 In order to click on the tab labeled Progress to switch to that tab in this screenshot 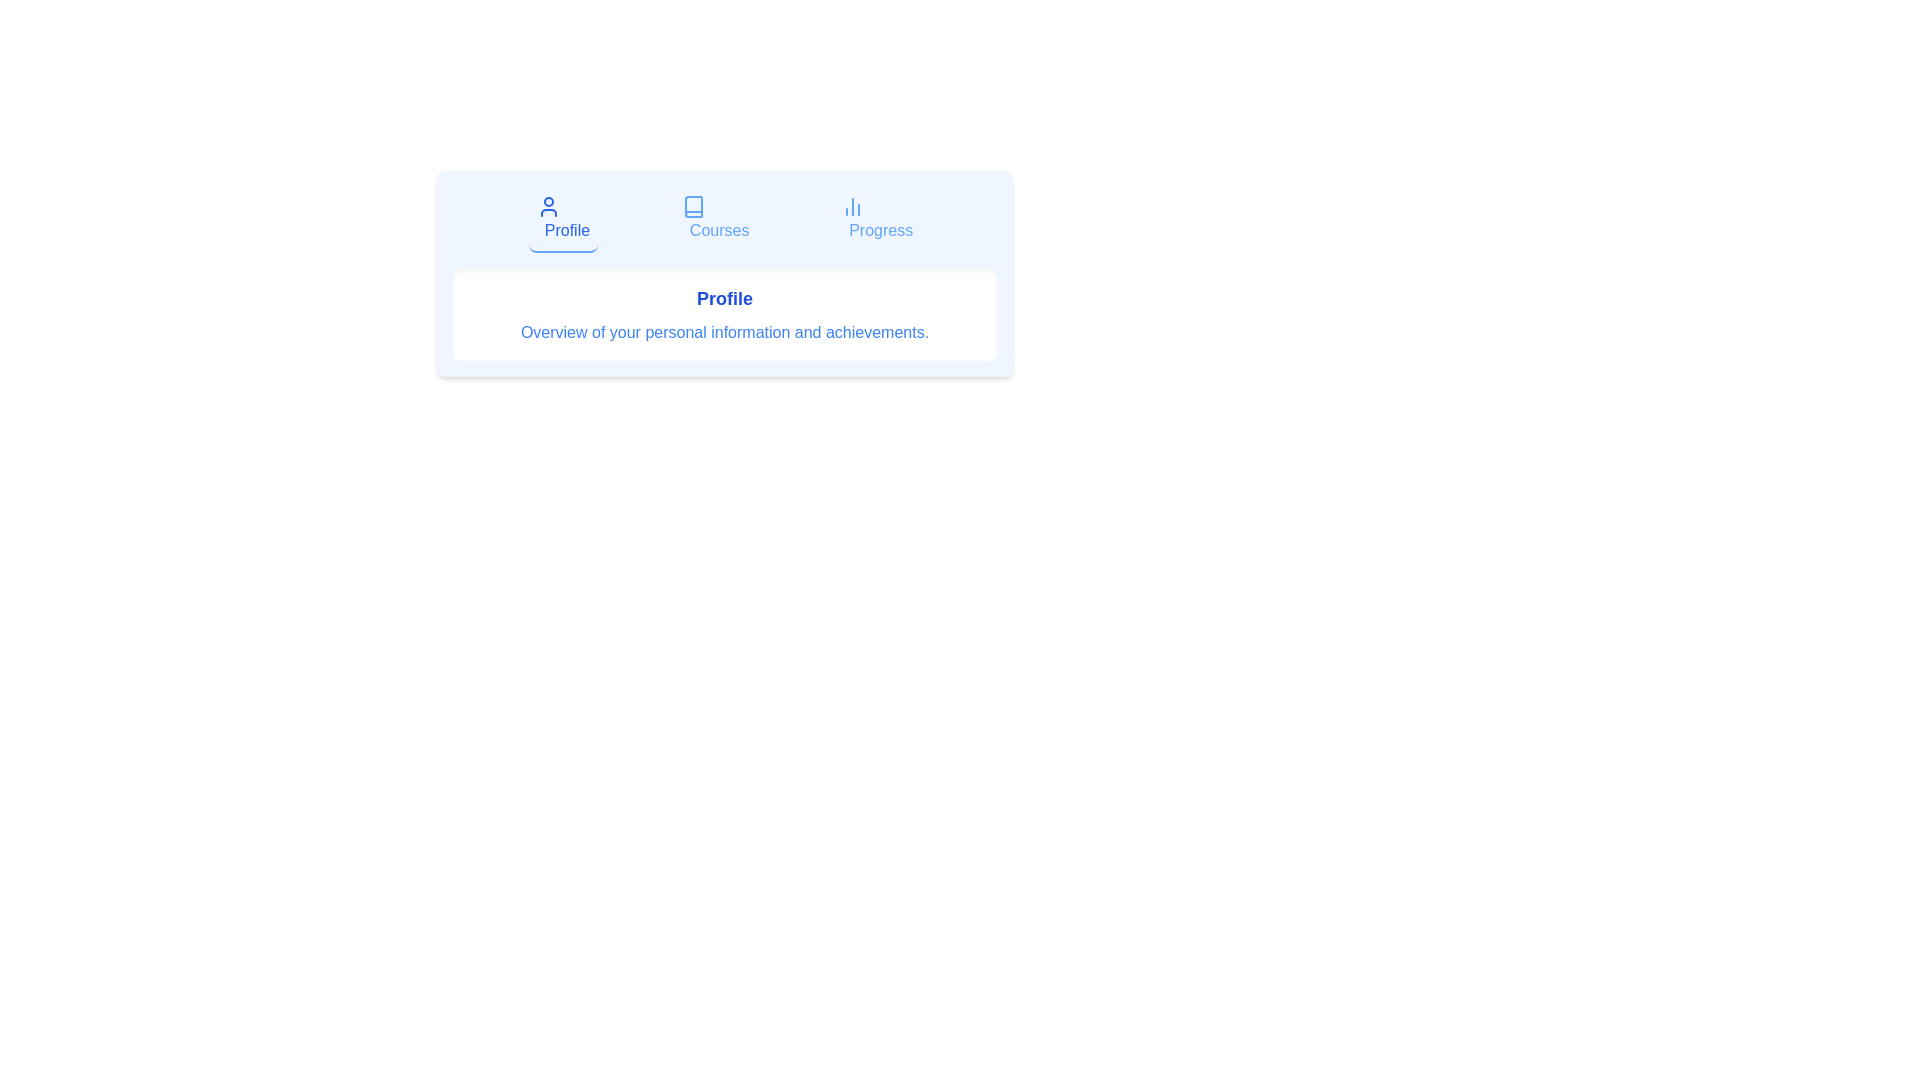, I will do `click(877, 219)`.